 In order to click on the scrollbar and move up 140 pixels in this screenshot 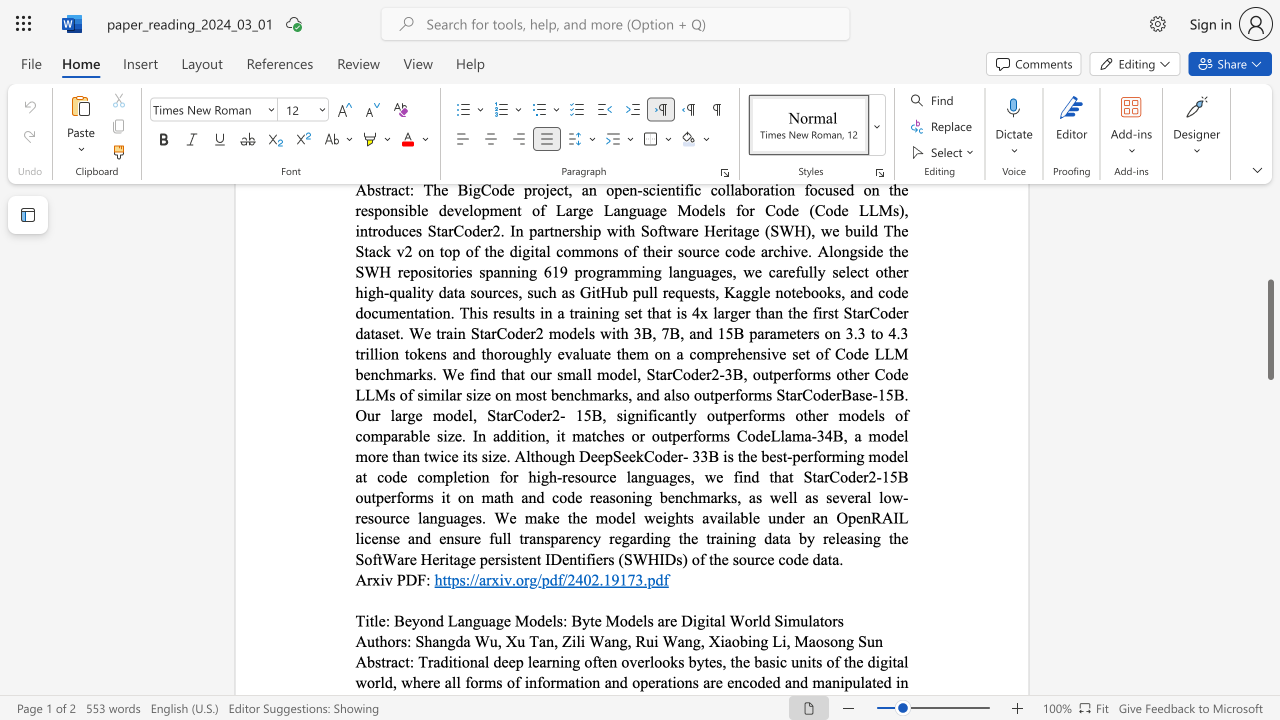, I will do `click(1269, 328)`.